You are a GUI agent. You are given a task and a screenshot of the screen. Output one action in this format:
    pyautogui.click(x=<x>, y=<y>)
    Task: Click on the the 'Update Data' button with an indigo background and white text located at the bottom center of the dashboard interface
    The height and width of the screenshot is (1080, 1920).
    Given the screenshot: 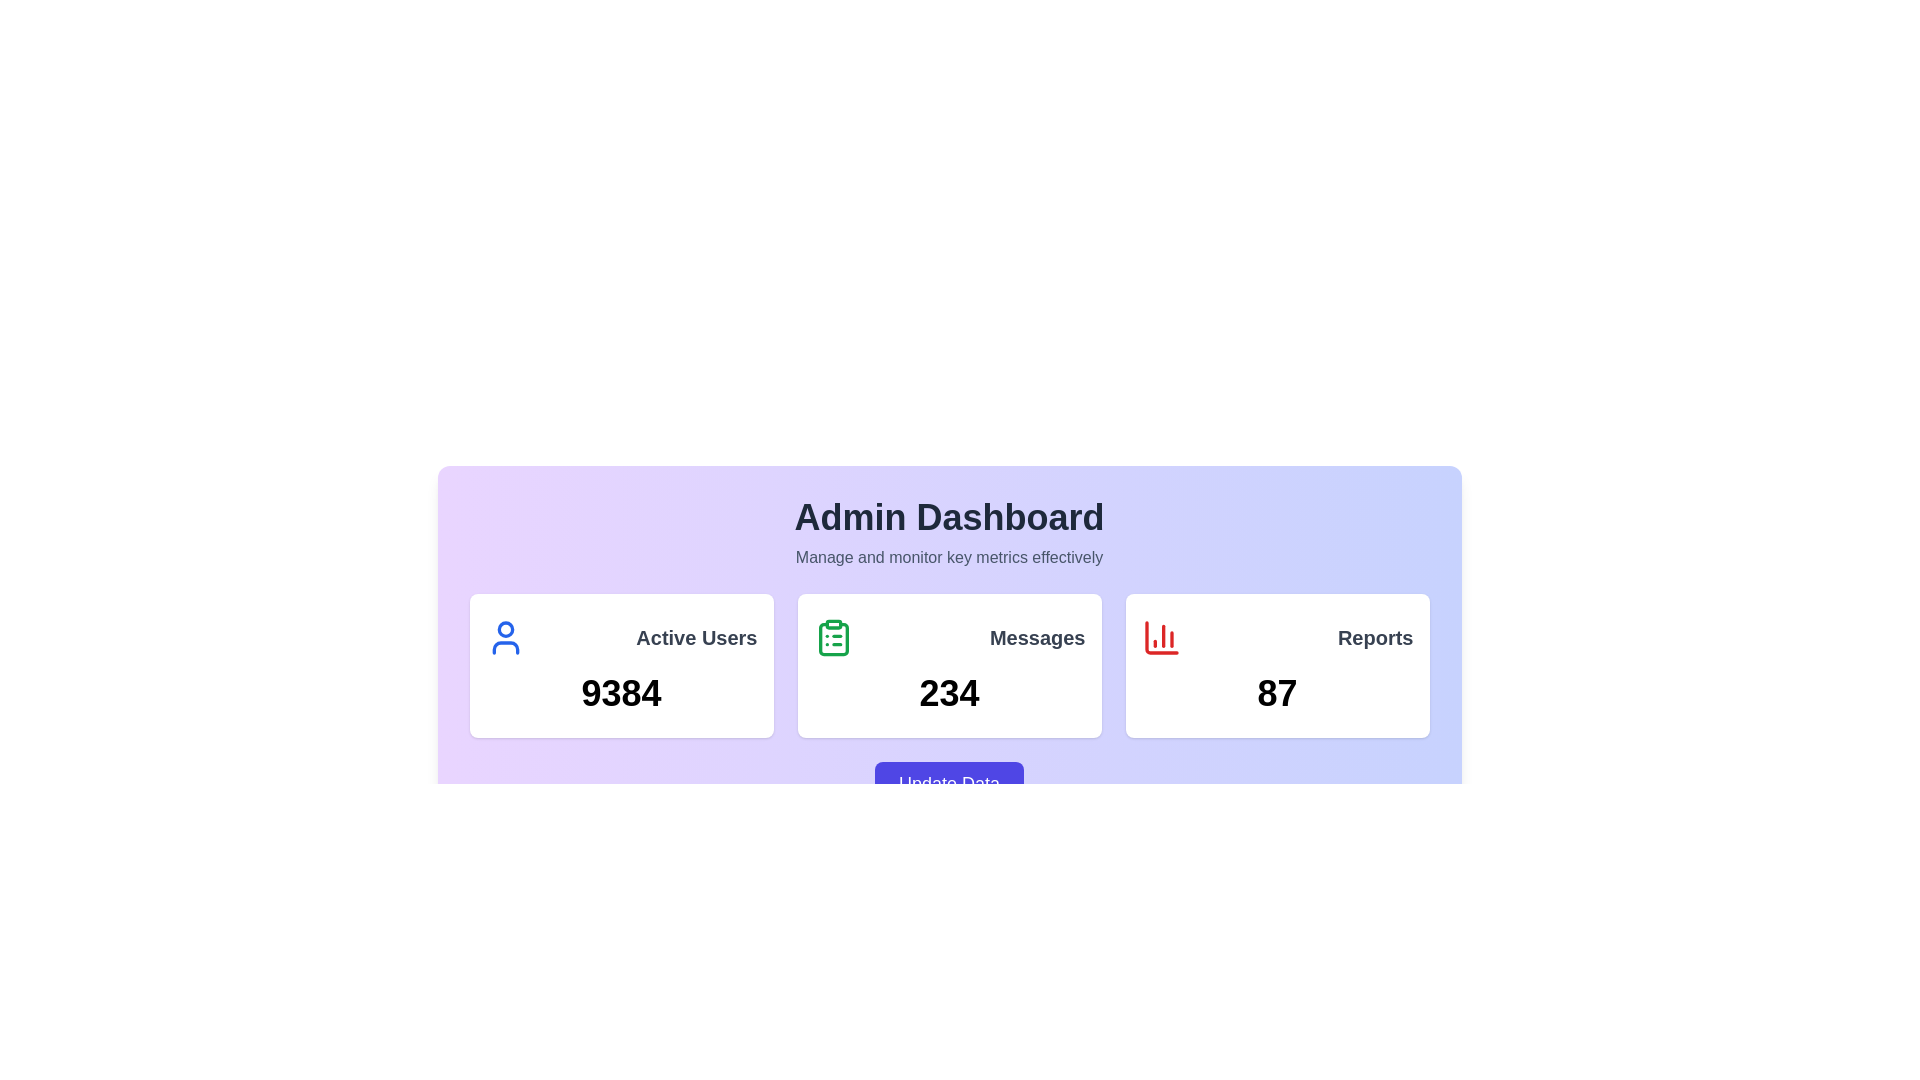 What is the action you would take?
    pyautogui.click(x=948, y=782)
    